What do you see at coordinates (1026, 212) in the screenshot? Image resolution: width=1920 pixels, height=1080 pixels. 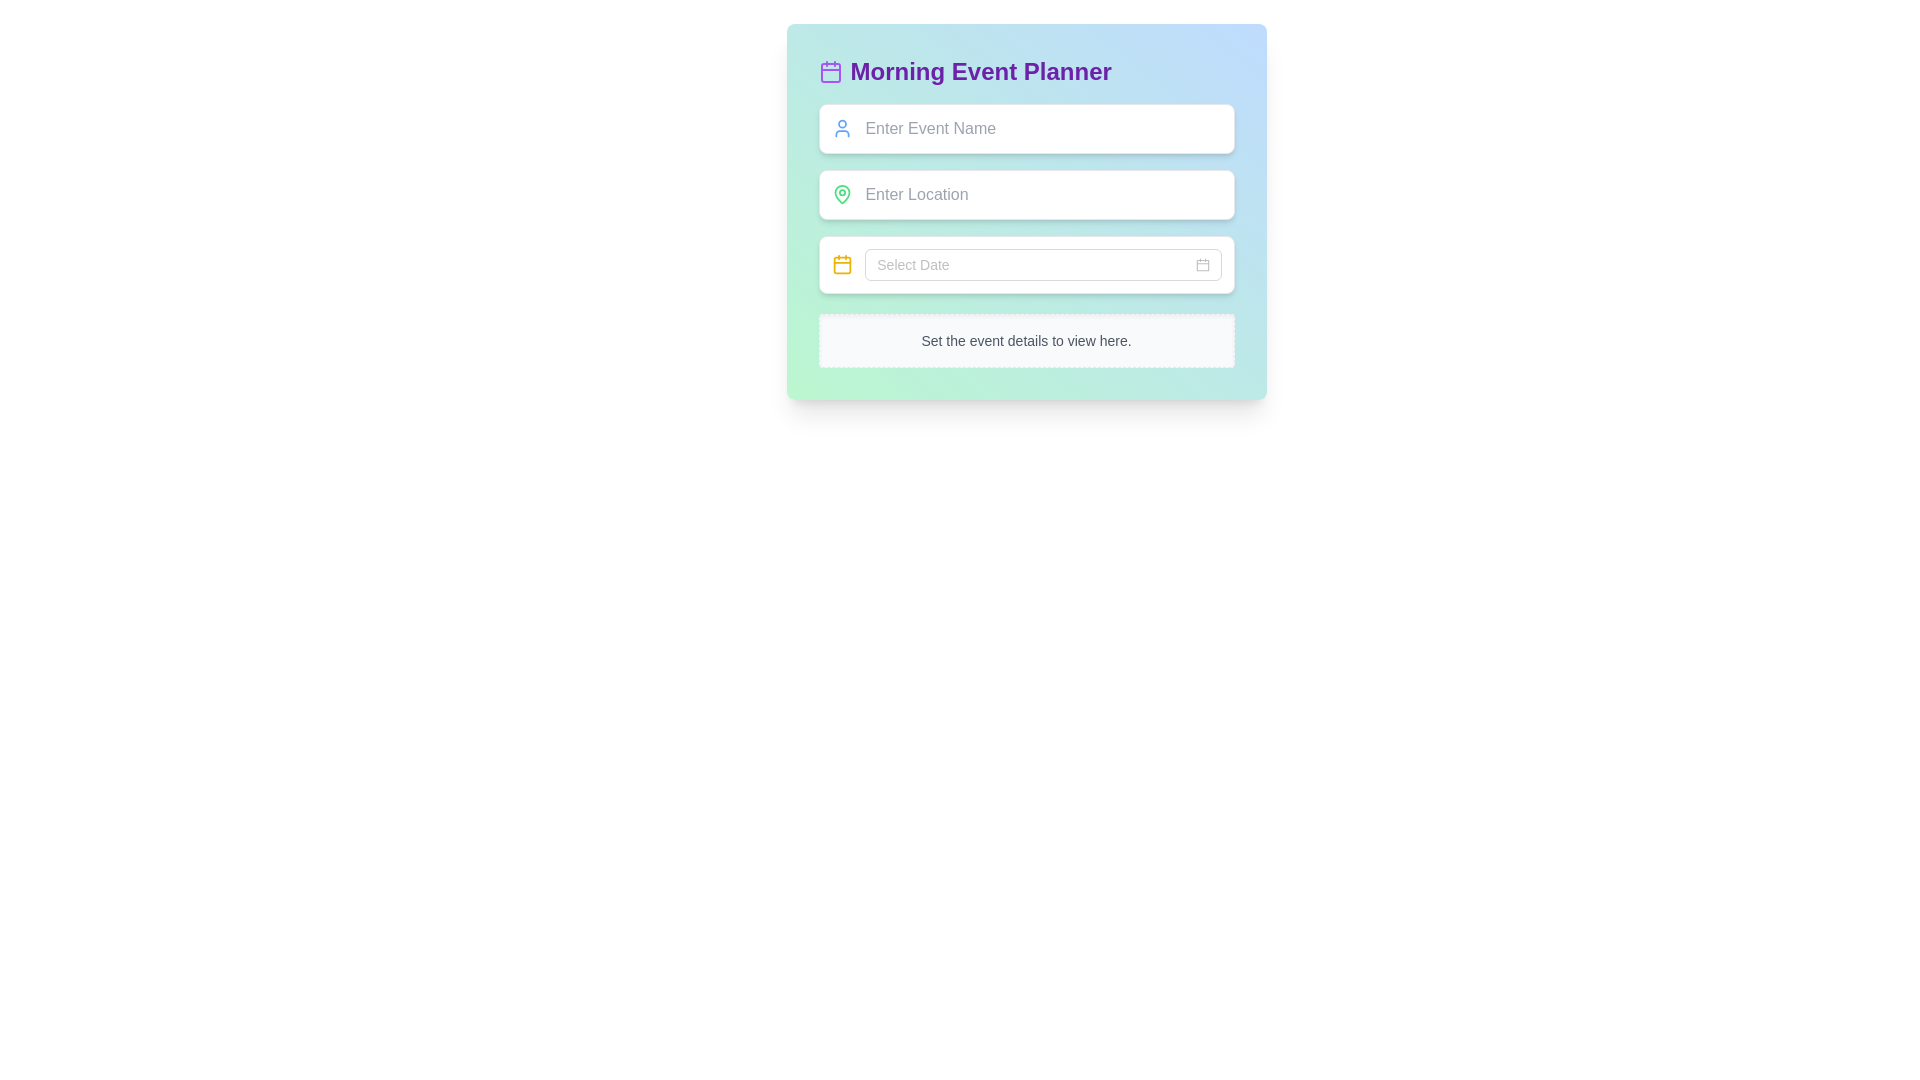 I see `inside the 'Enter Location' text input field` at bounding box center [1026, 212].